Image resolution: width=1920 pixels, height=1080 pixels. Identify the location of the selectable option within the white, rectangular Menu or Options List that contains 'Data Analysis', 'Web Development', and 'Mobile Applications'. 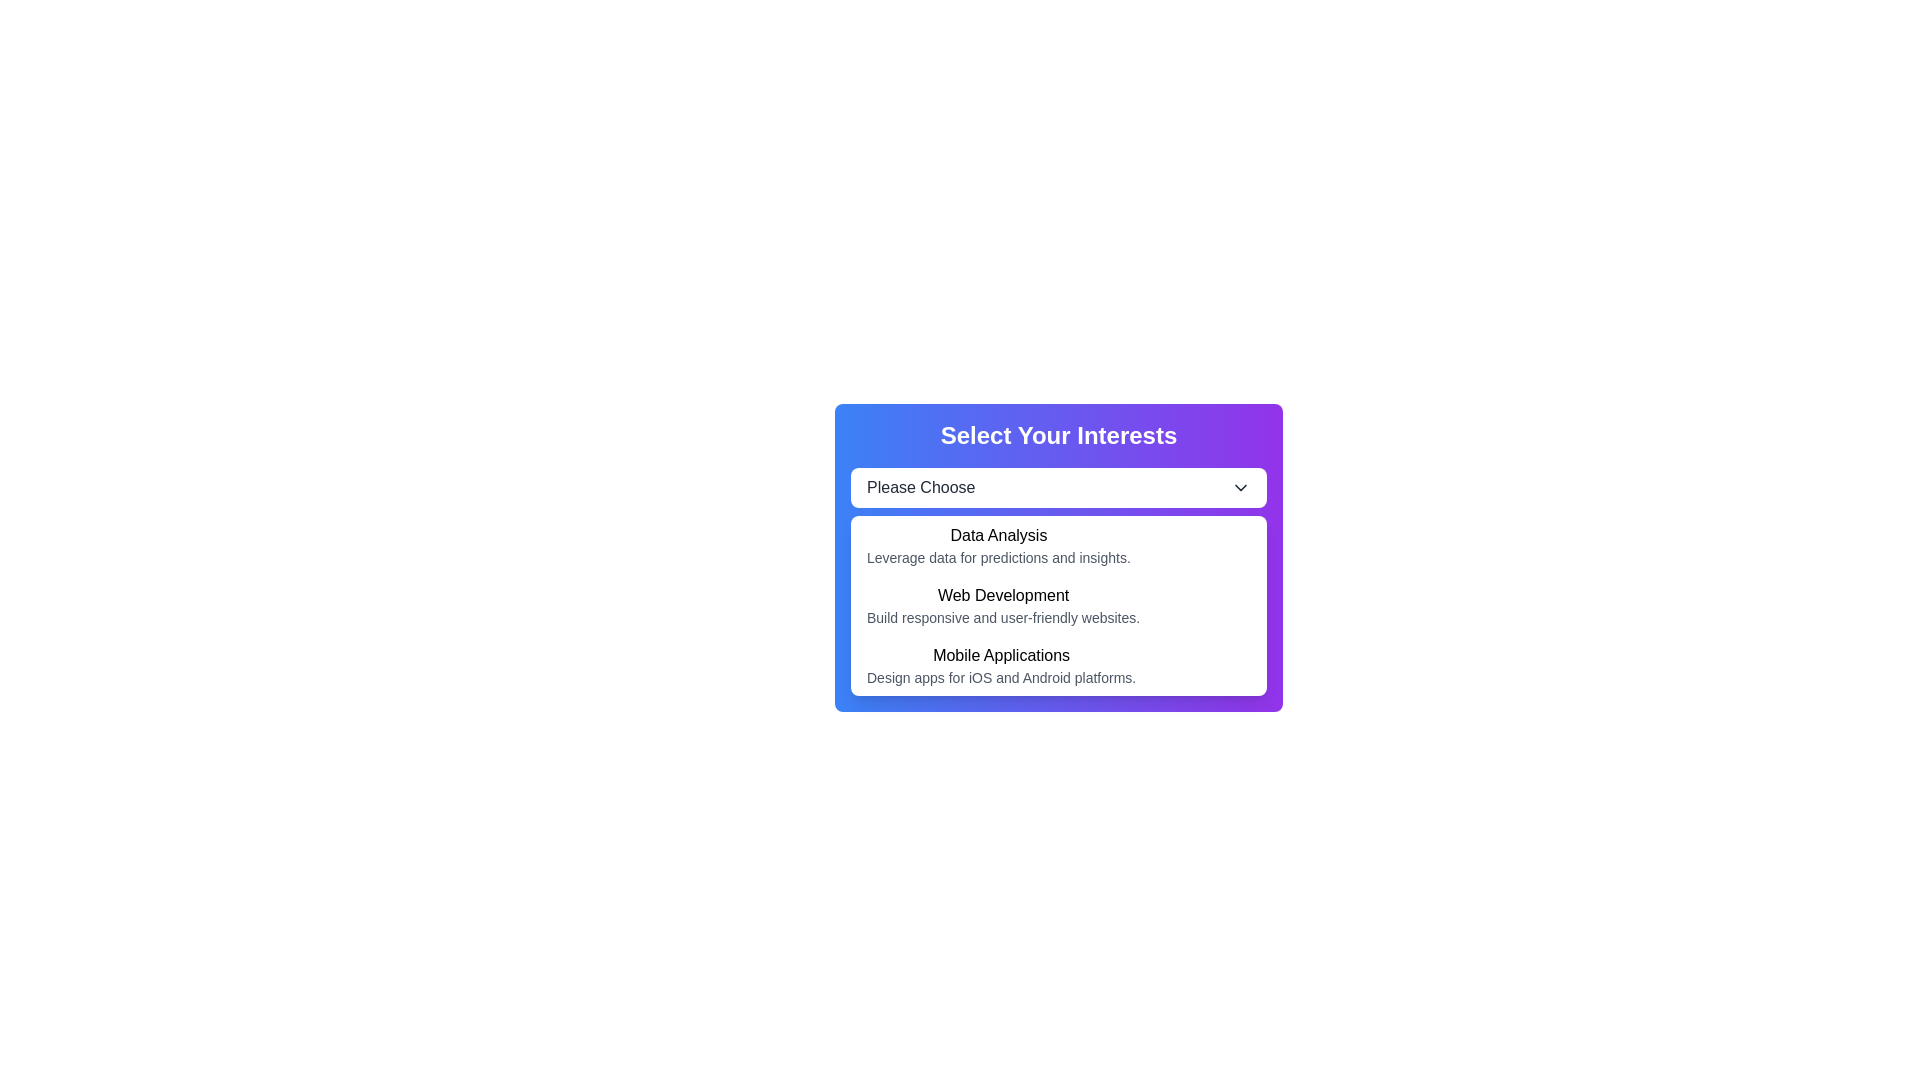
(1058, 604).